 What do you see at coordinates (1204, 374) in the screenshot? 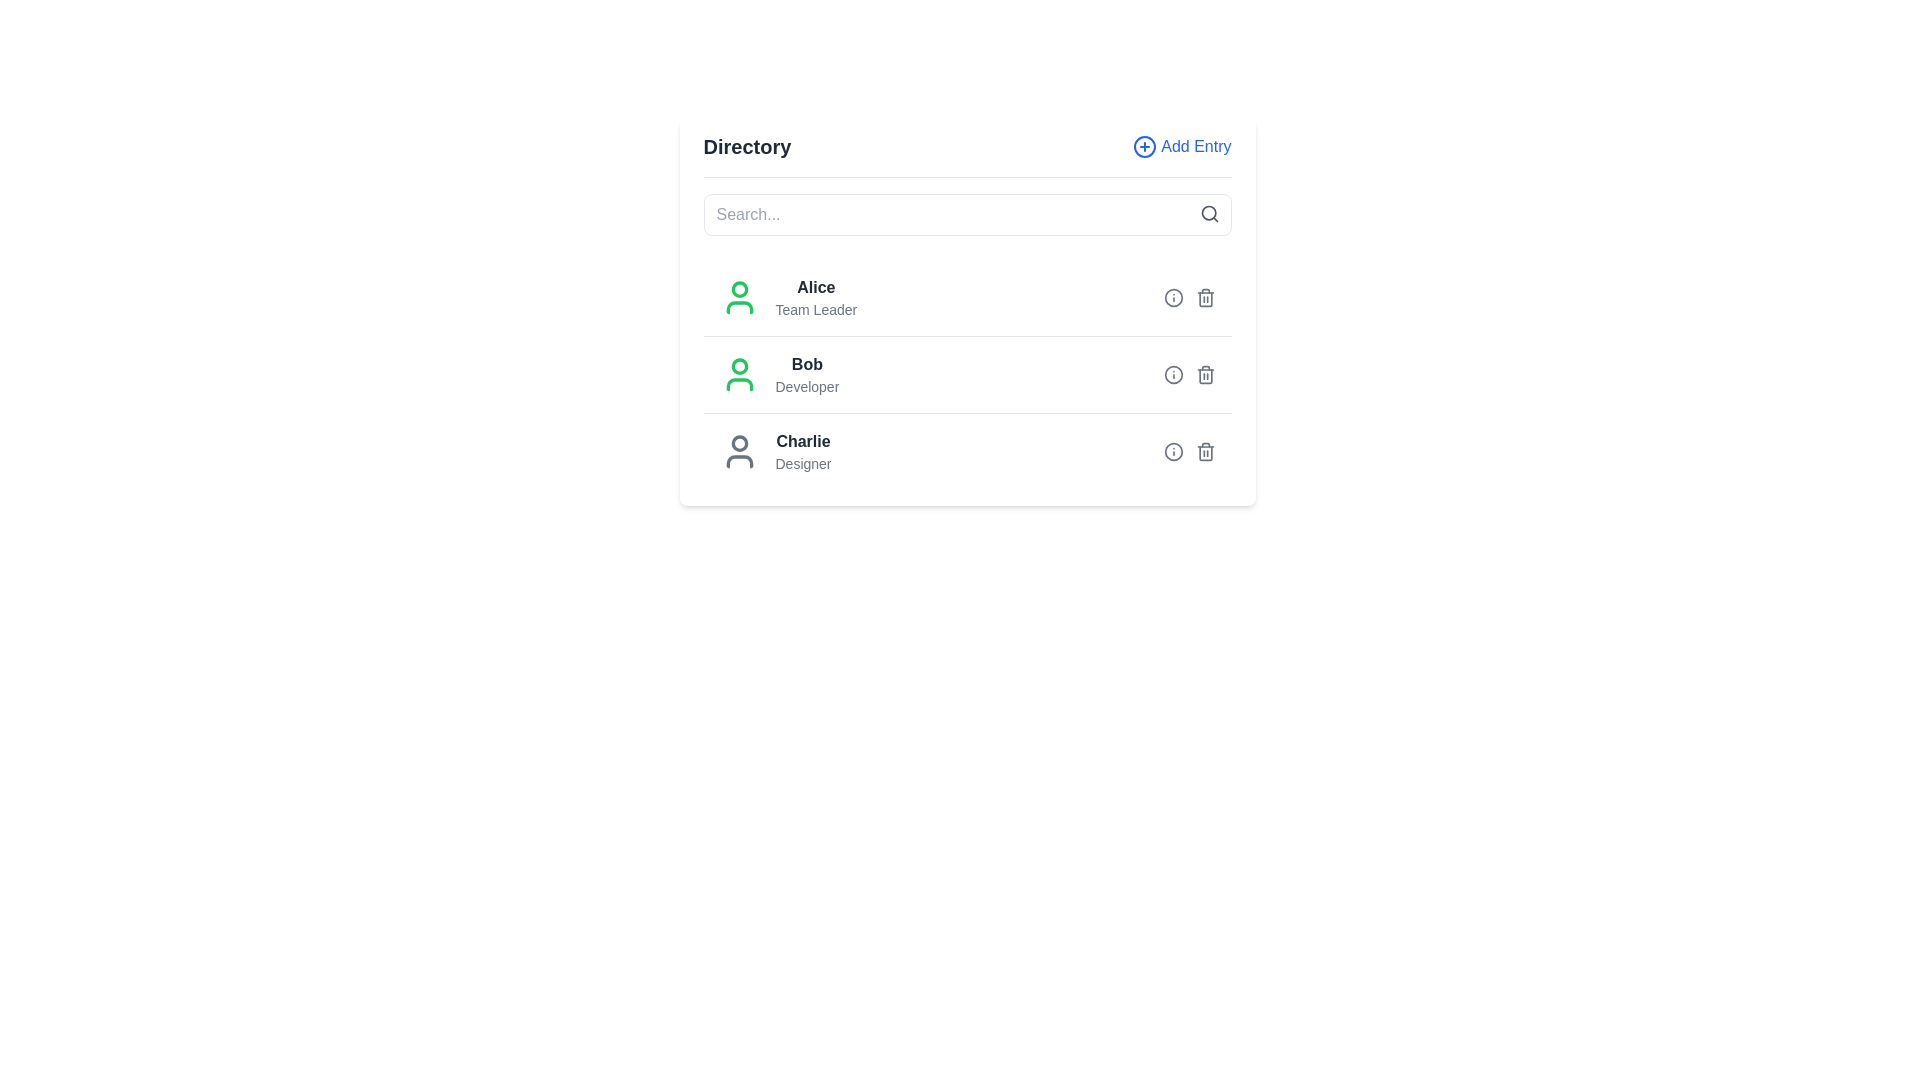
I see `the delete button icon located at the right end of the row for user 'Bob', which is the second interactive element next to an information button` at bounding box center [1204, 374].